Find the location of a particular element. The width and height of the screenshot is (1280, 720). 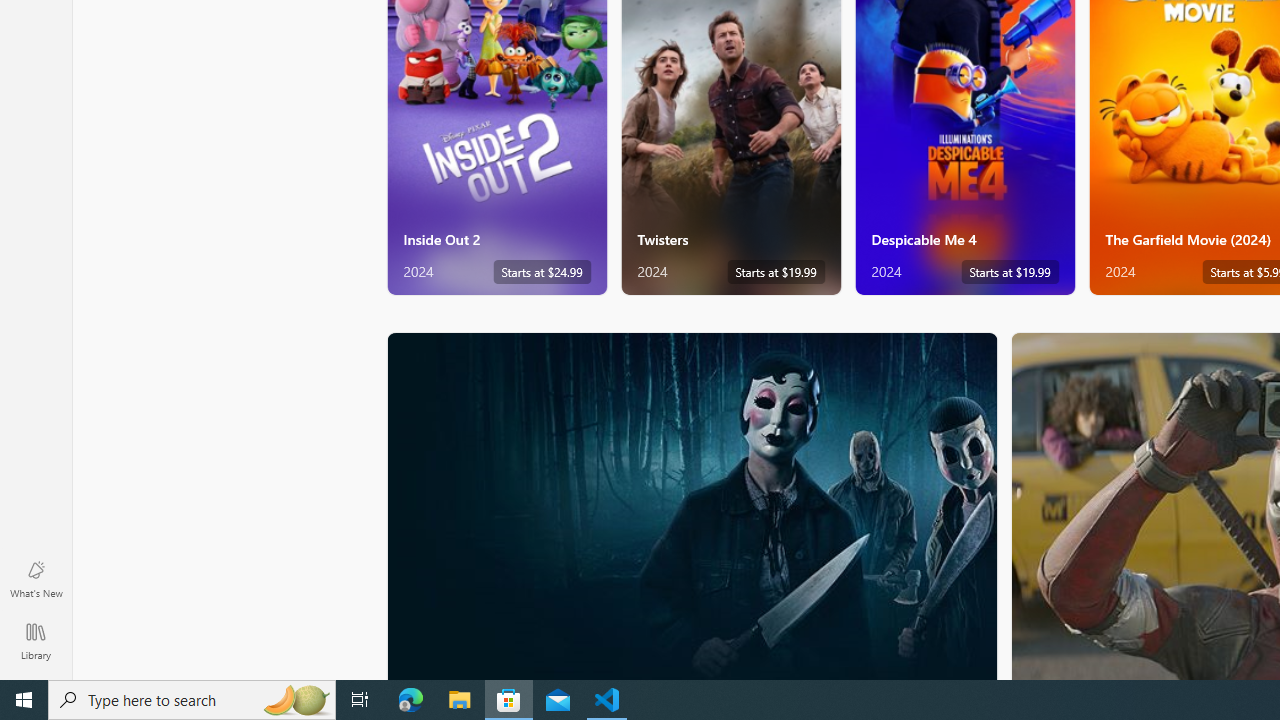

'Library' is located at coordinates (35, 640).